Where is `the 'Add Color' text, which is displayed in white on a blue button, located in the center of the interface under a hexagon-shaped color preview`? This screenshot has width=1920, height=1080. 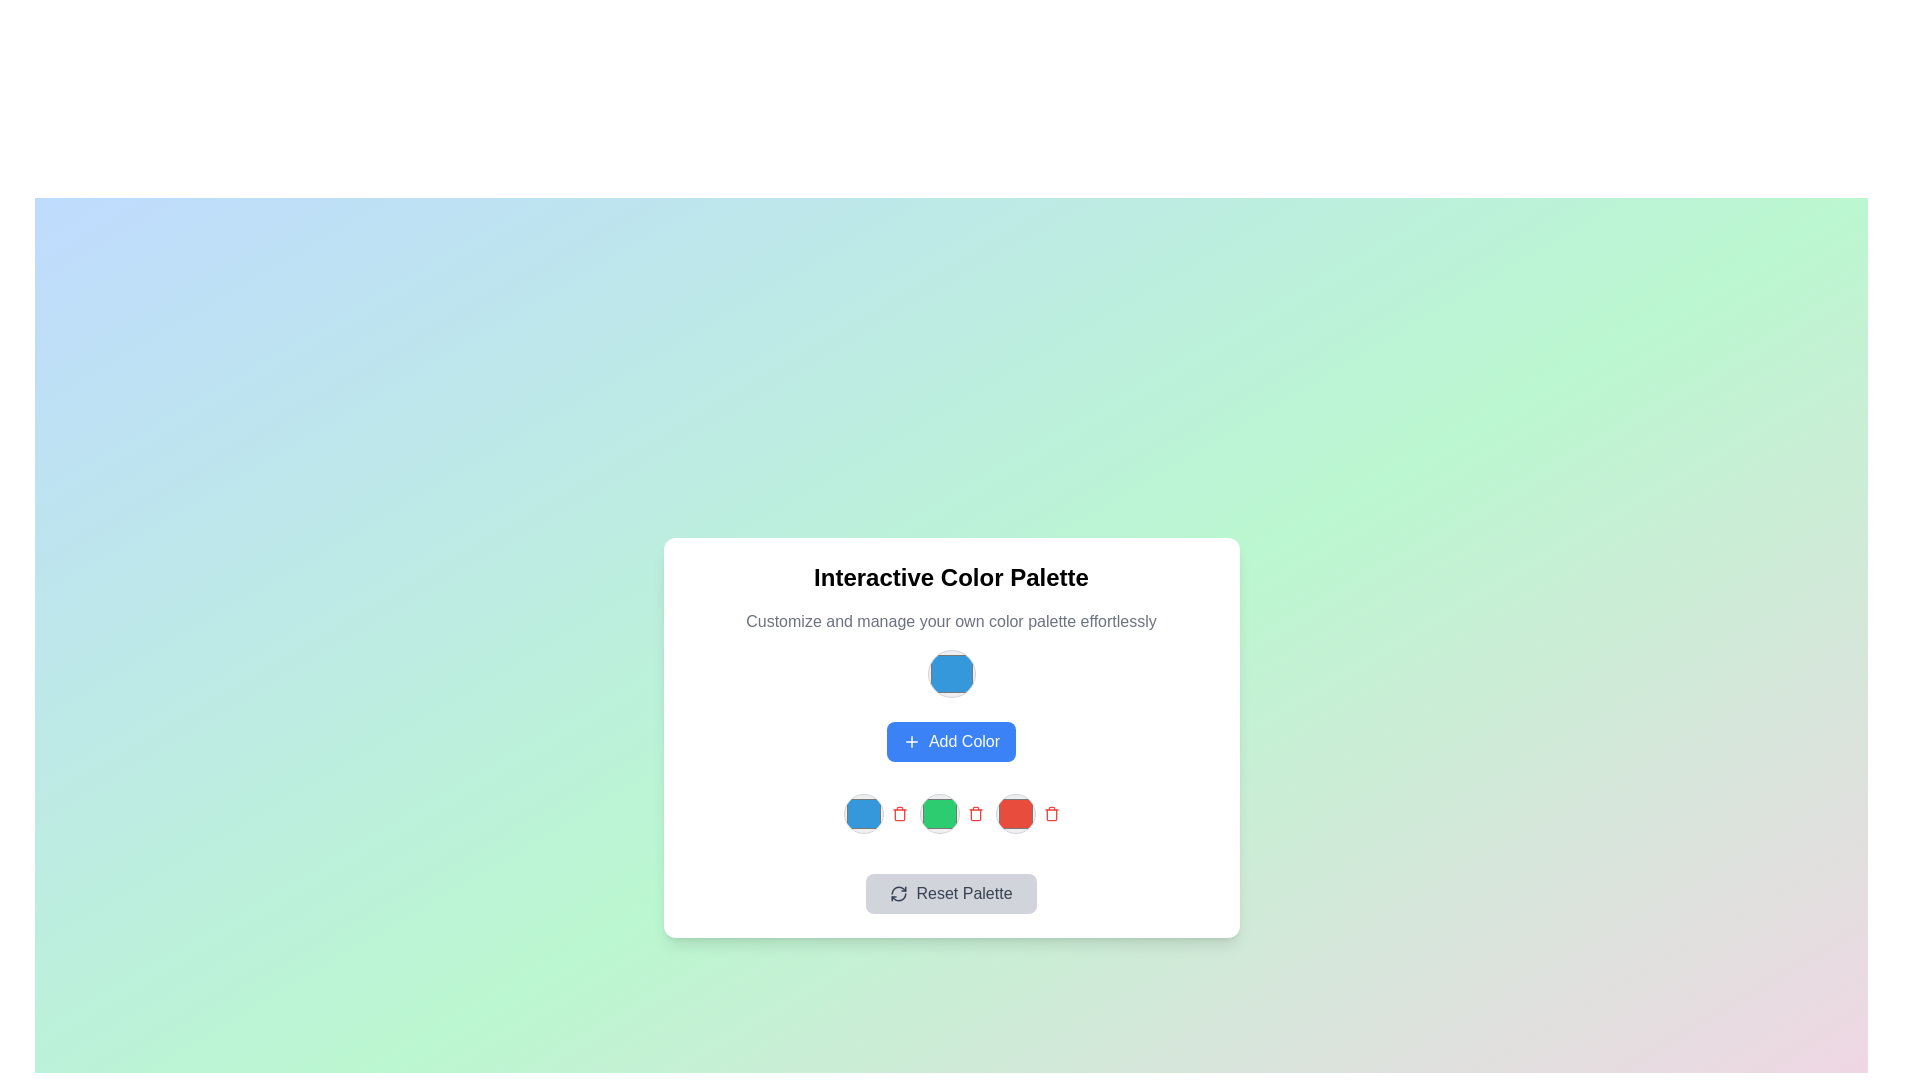
the 'Add Color' text, which is displayed in white on a blue button, located in the center of the interface under a hexagon-shaped color preview is located at coordinates (964, 741).